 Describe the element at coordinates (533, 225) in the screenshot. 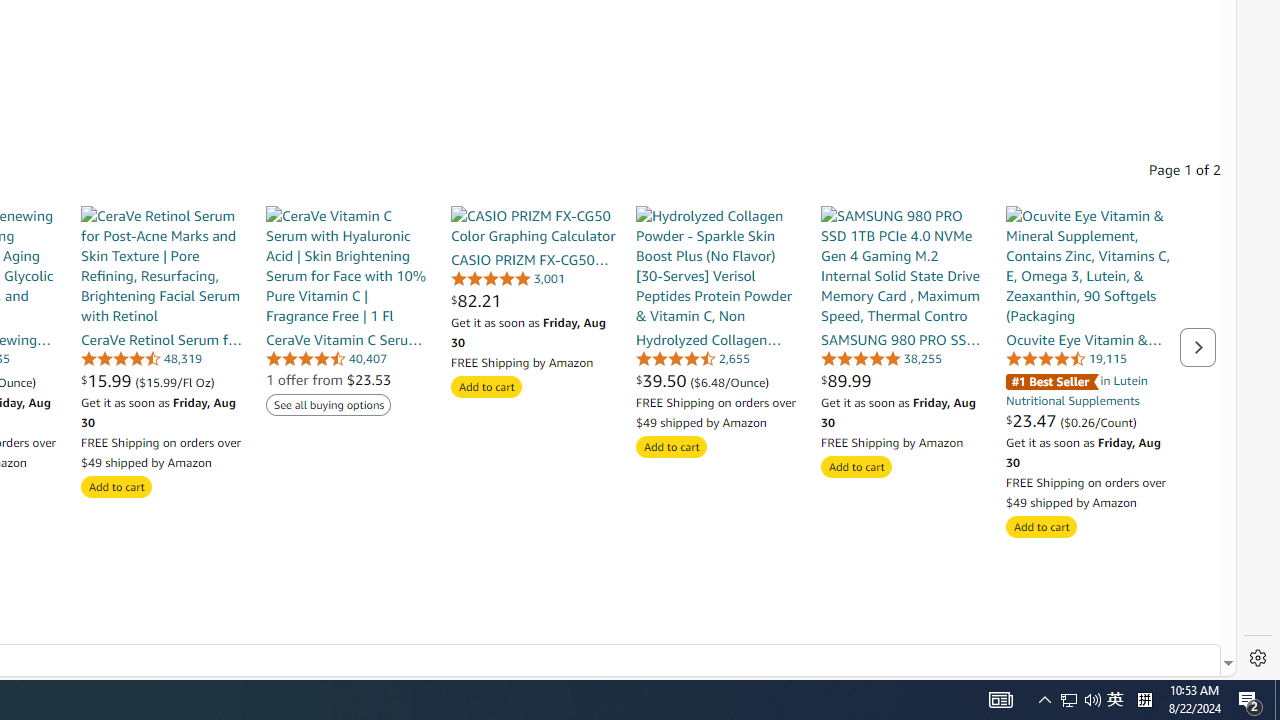

I see `'CASIO PRIZM FX-CG50 Color Graphing Calculator'` at that location.